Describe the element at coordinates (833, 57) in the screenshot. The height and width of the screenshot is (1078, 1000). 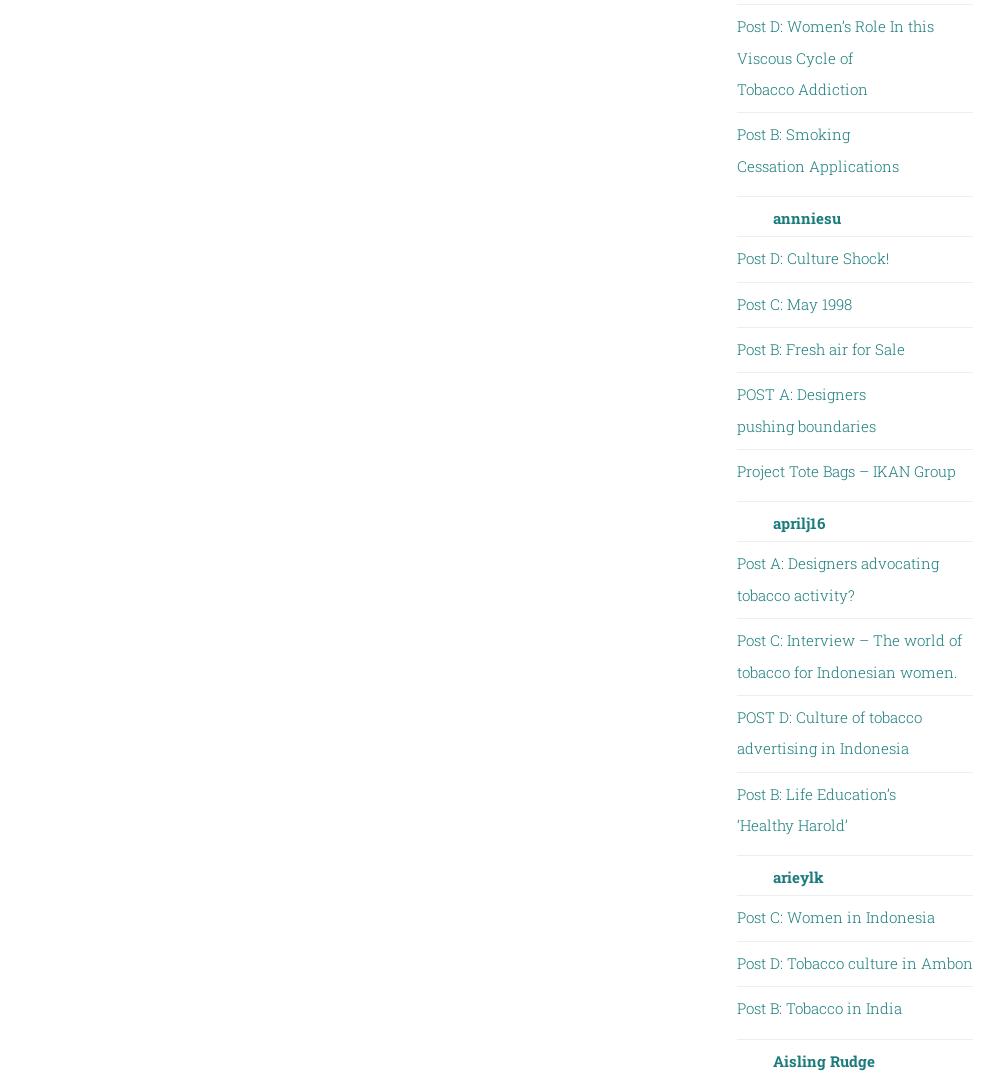
I see `'Post D: Women’s Role In this Viscous Cycle of Tobacco Addiction'` at that location.